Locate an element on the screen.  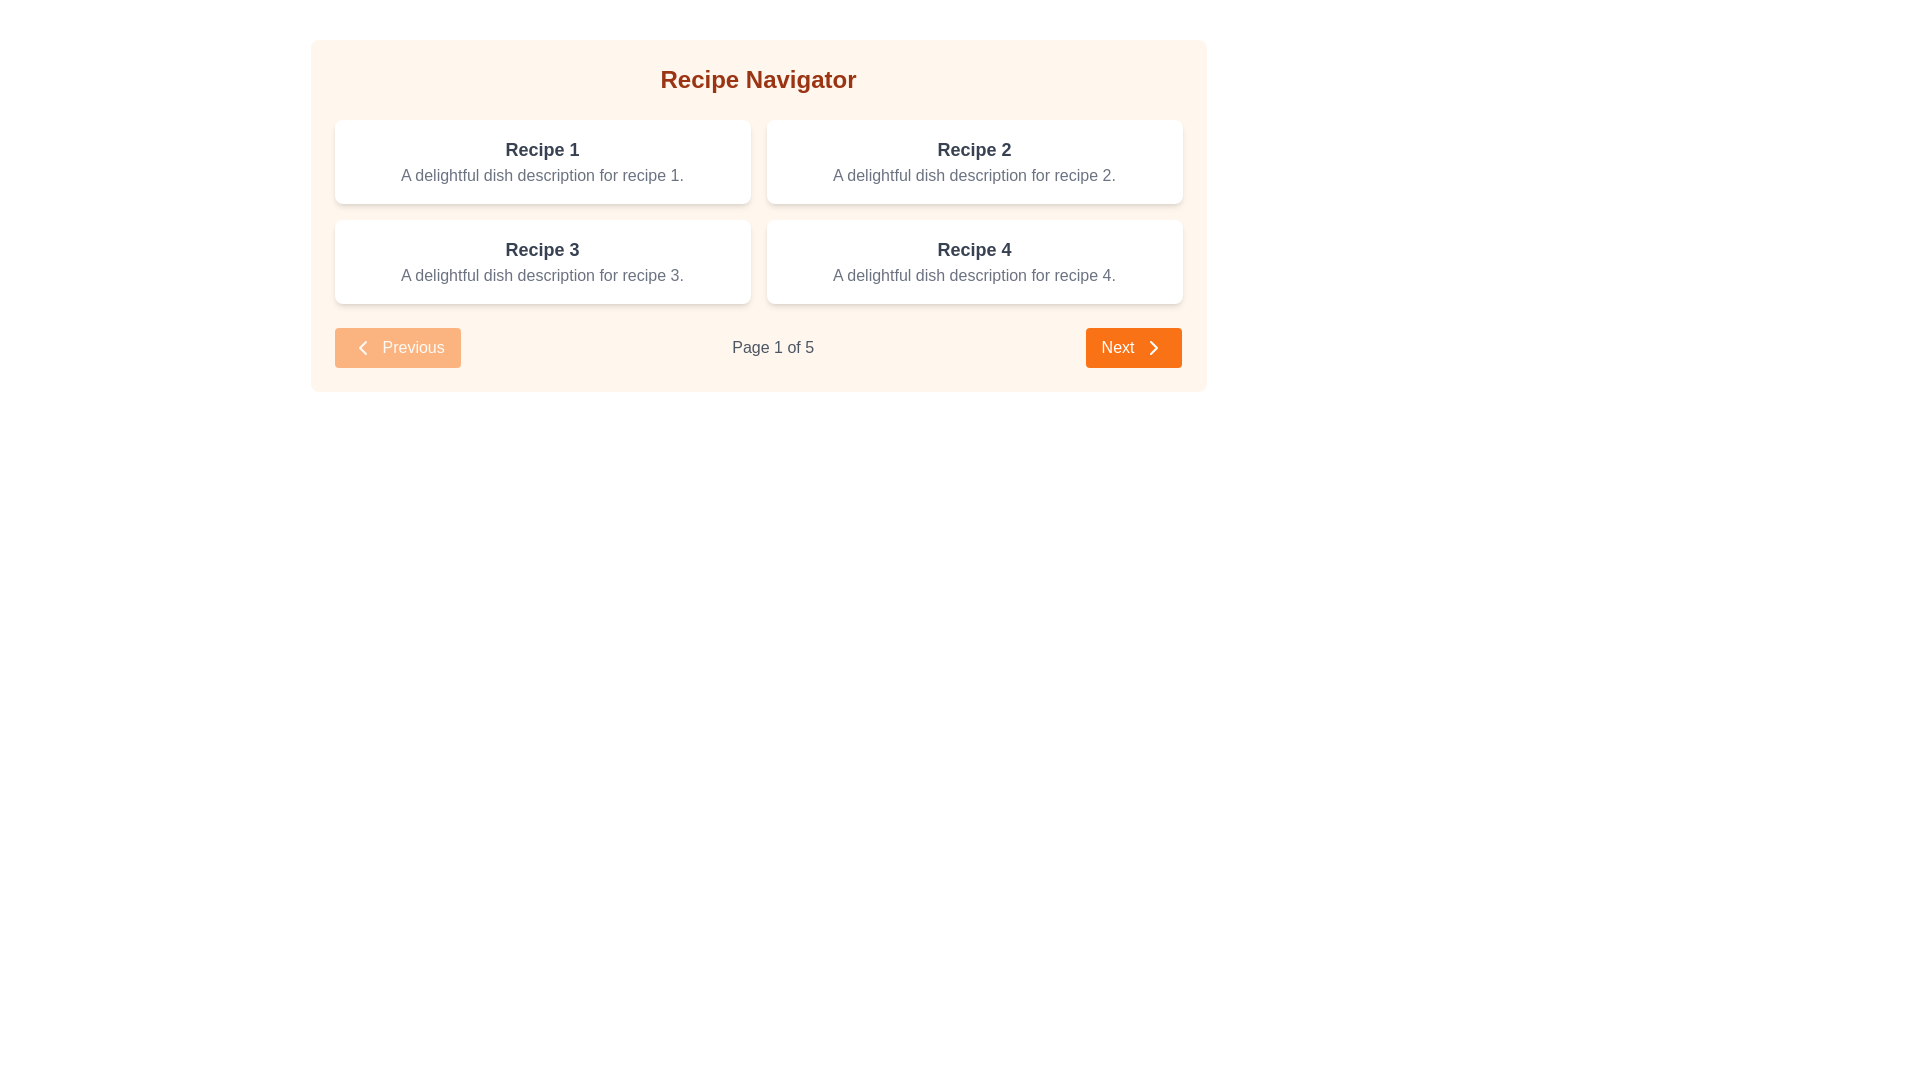
the chevron arrow icon located inside the 'Next' button with an orange background is located at coordinates (1154, 346).